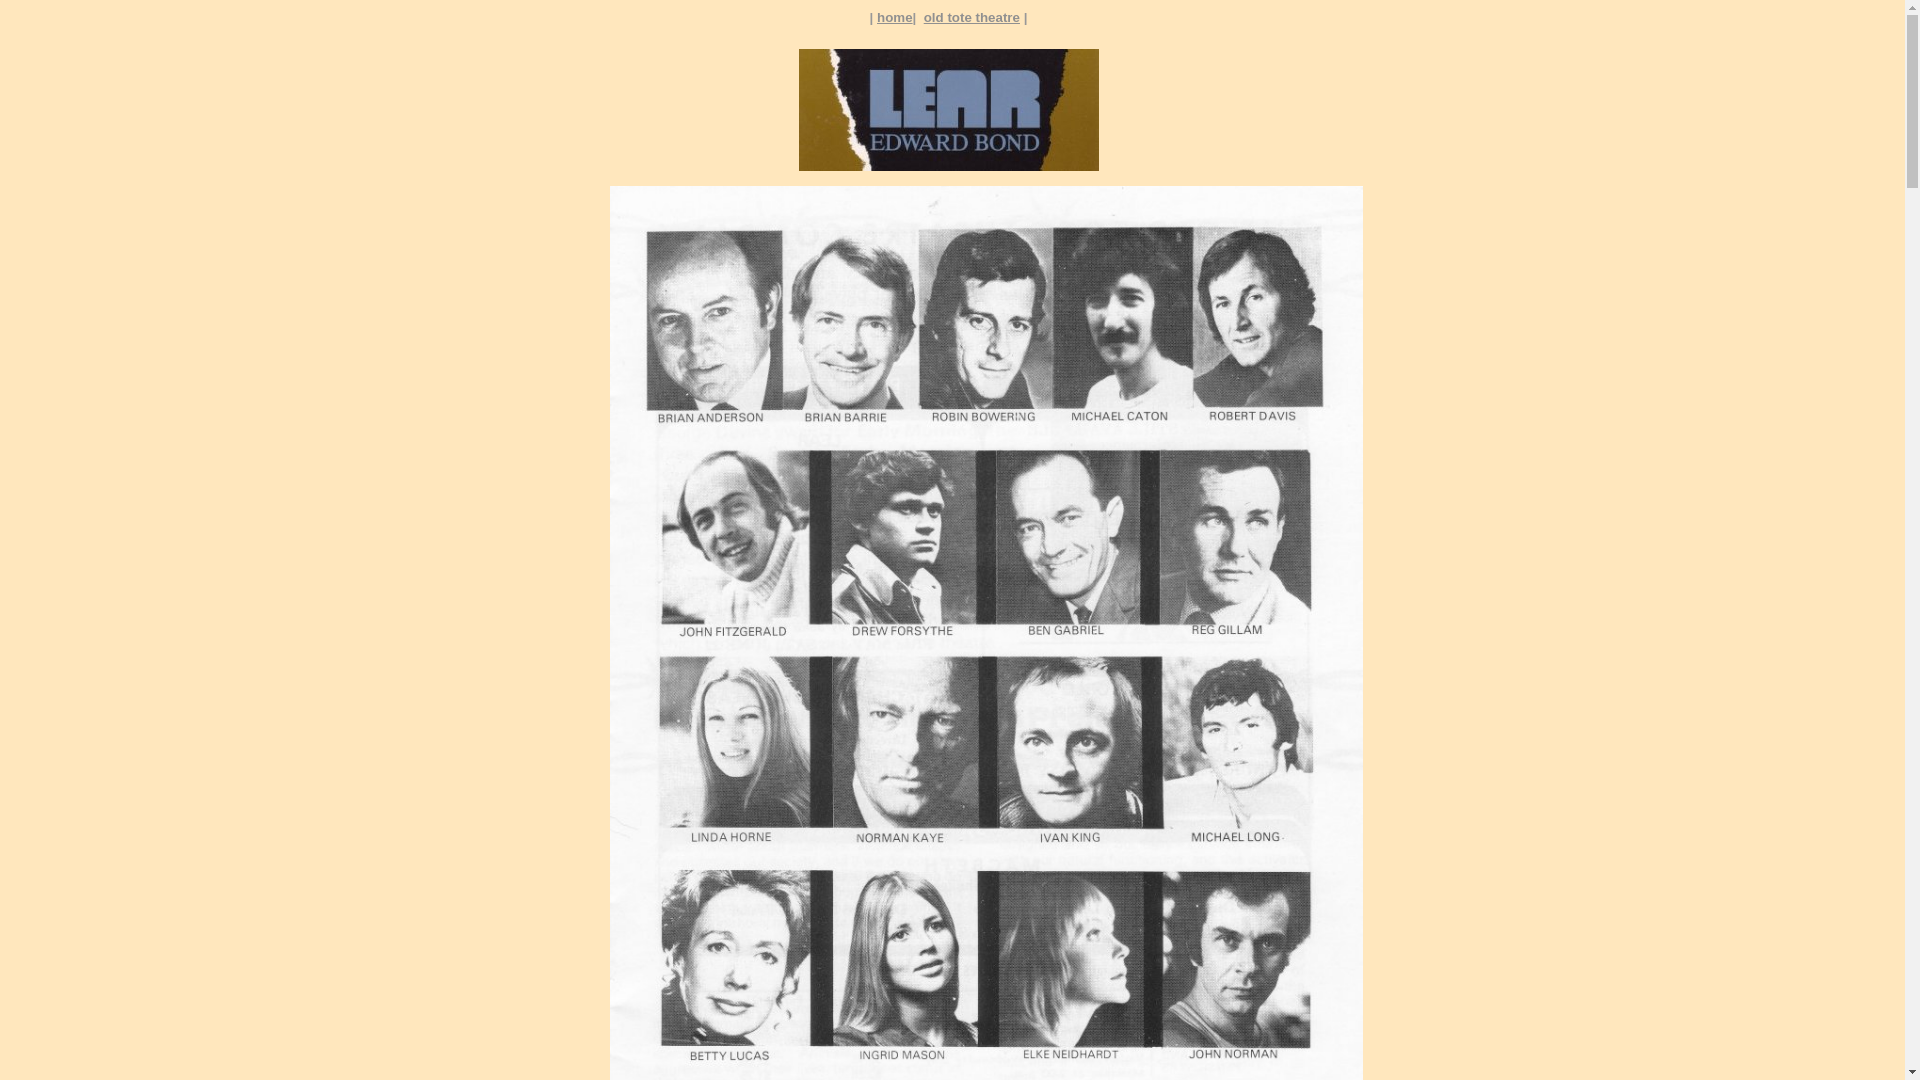 Image resolution: width=1920 pixels, height=1080 pixels. I want to click on 'old tote theatre', so click(971, 17).